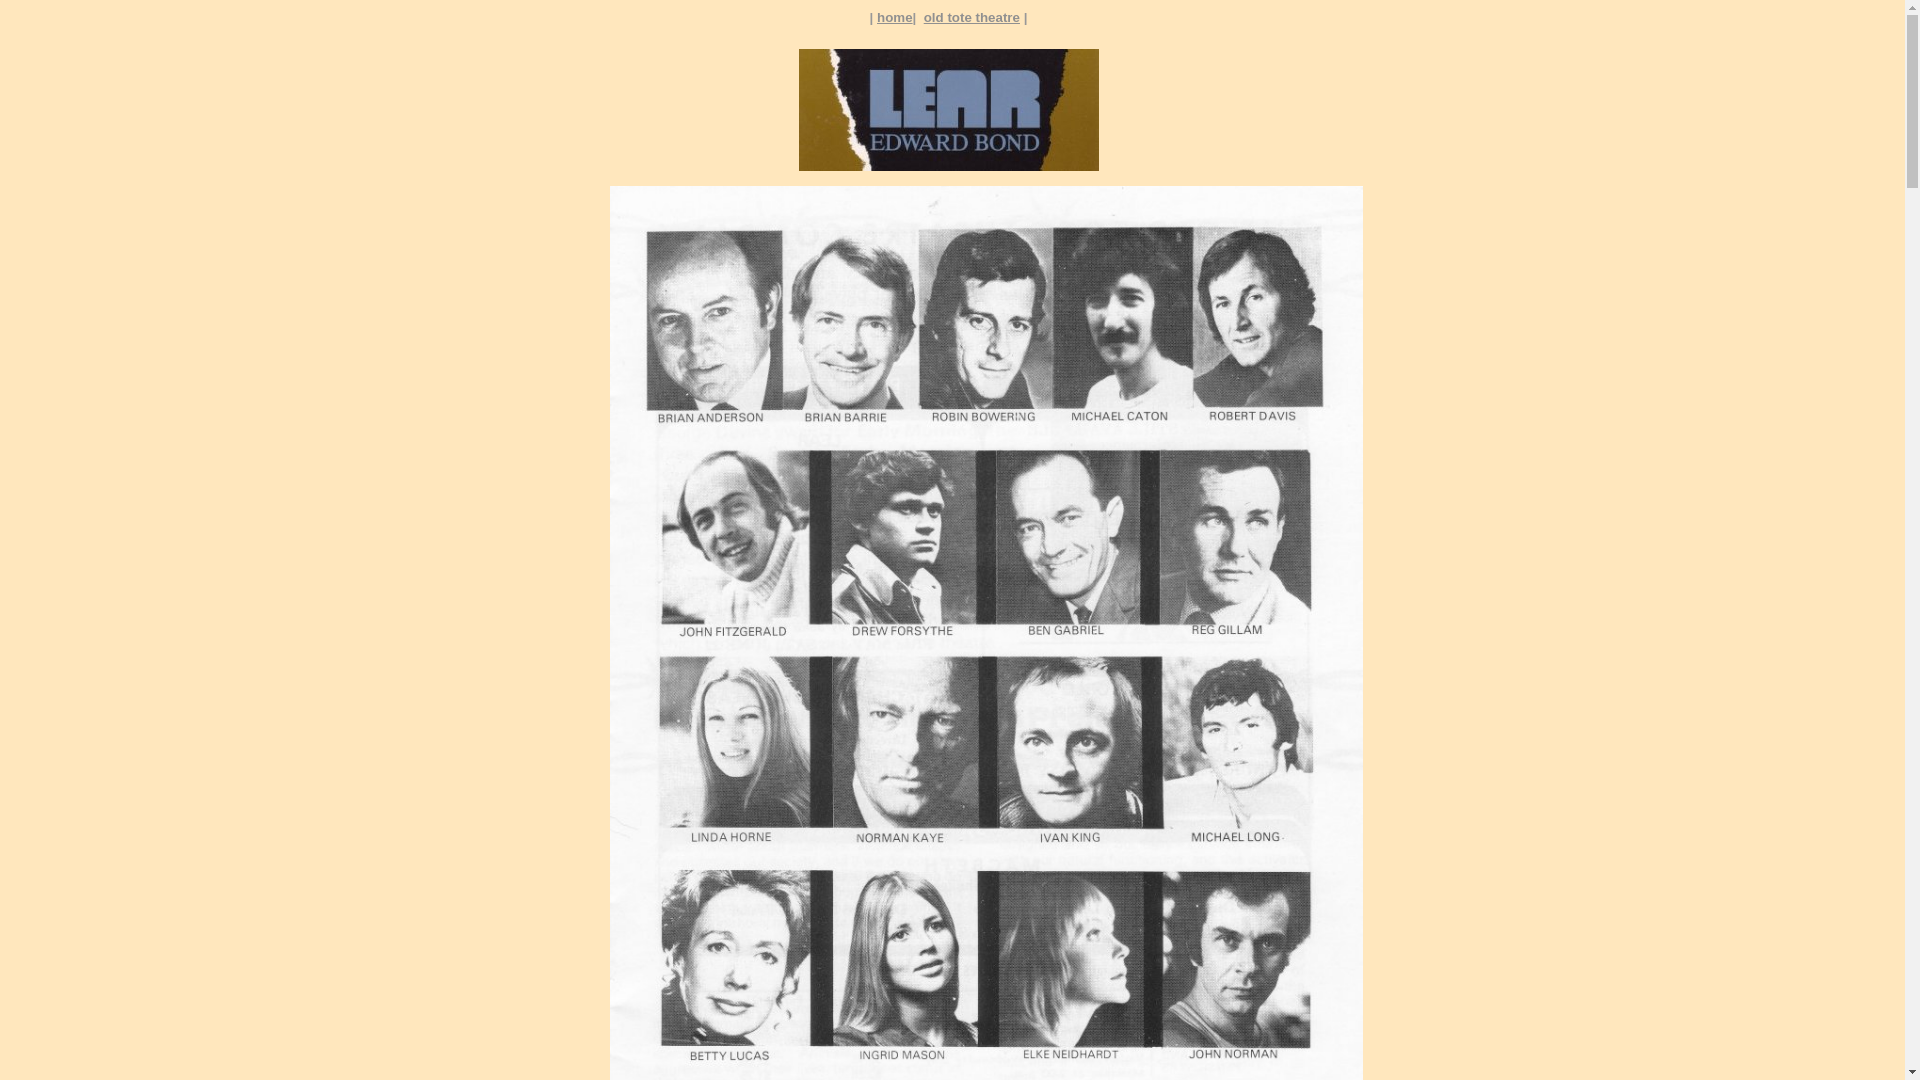 Image resolution: width=1920 pixels, height=1080 pixels. I want to click on 'old tote theatre', so click(971, 17).